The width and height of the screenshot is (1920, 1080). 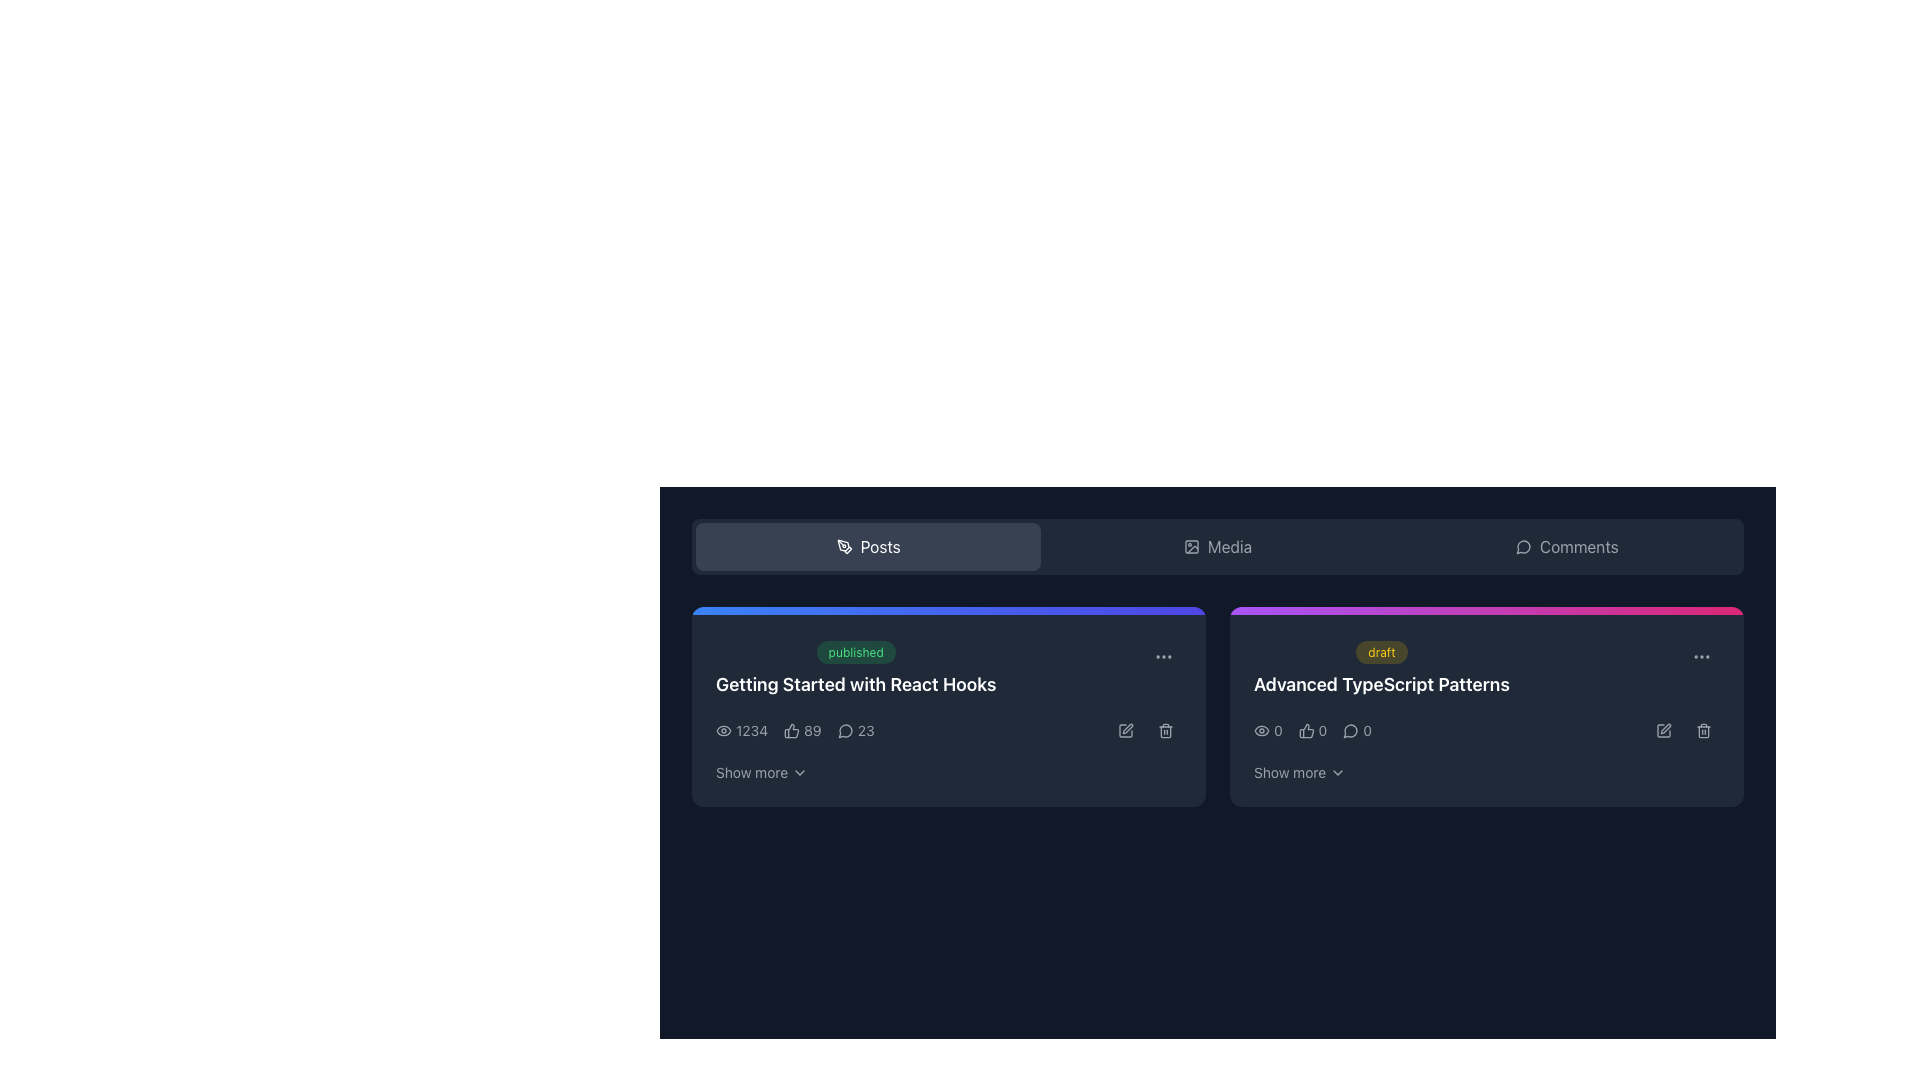 What do you see at coordinates (1290, 771) in the screenshot?
I see `the 'Show more' button located at the bottom left of the 'Advanced TypeScript Patterns' content card` at bounding box center [1290, 771].